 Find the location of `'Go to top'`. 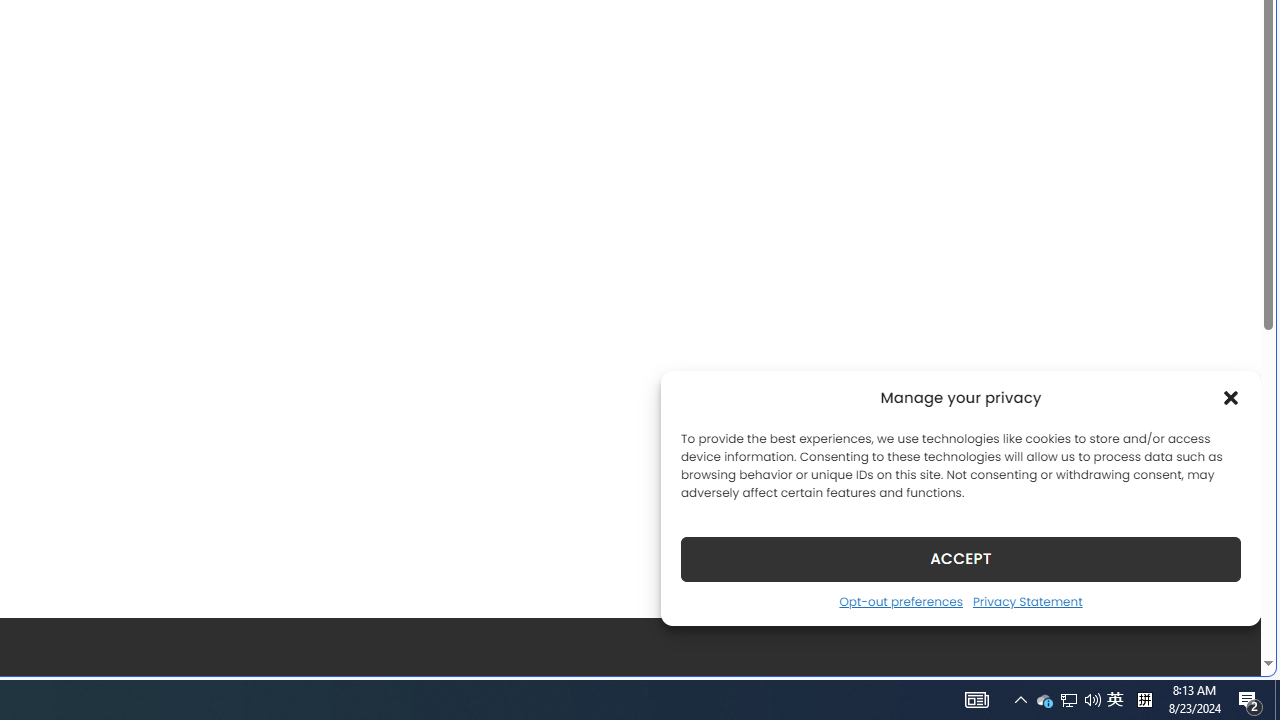

'Go to top' is located at coordinates (1219, 648).